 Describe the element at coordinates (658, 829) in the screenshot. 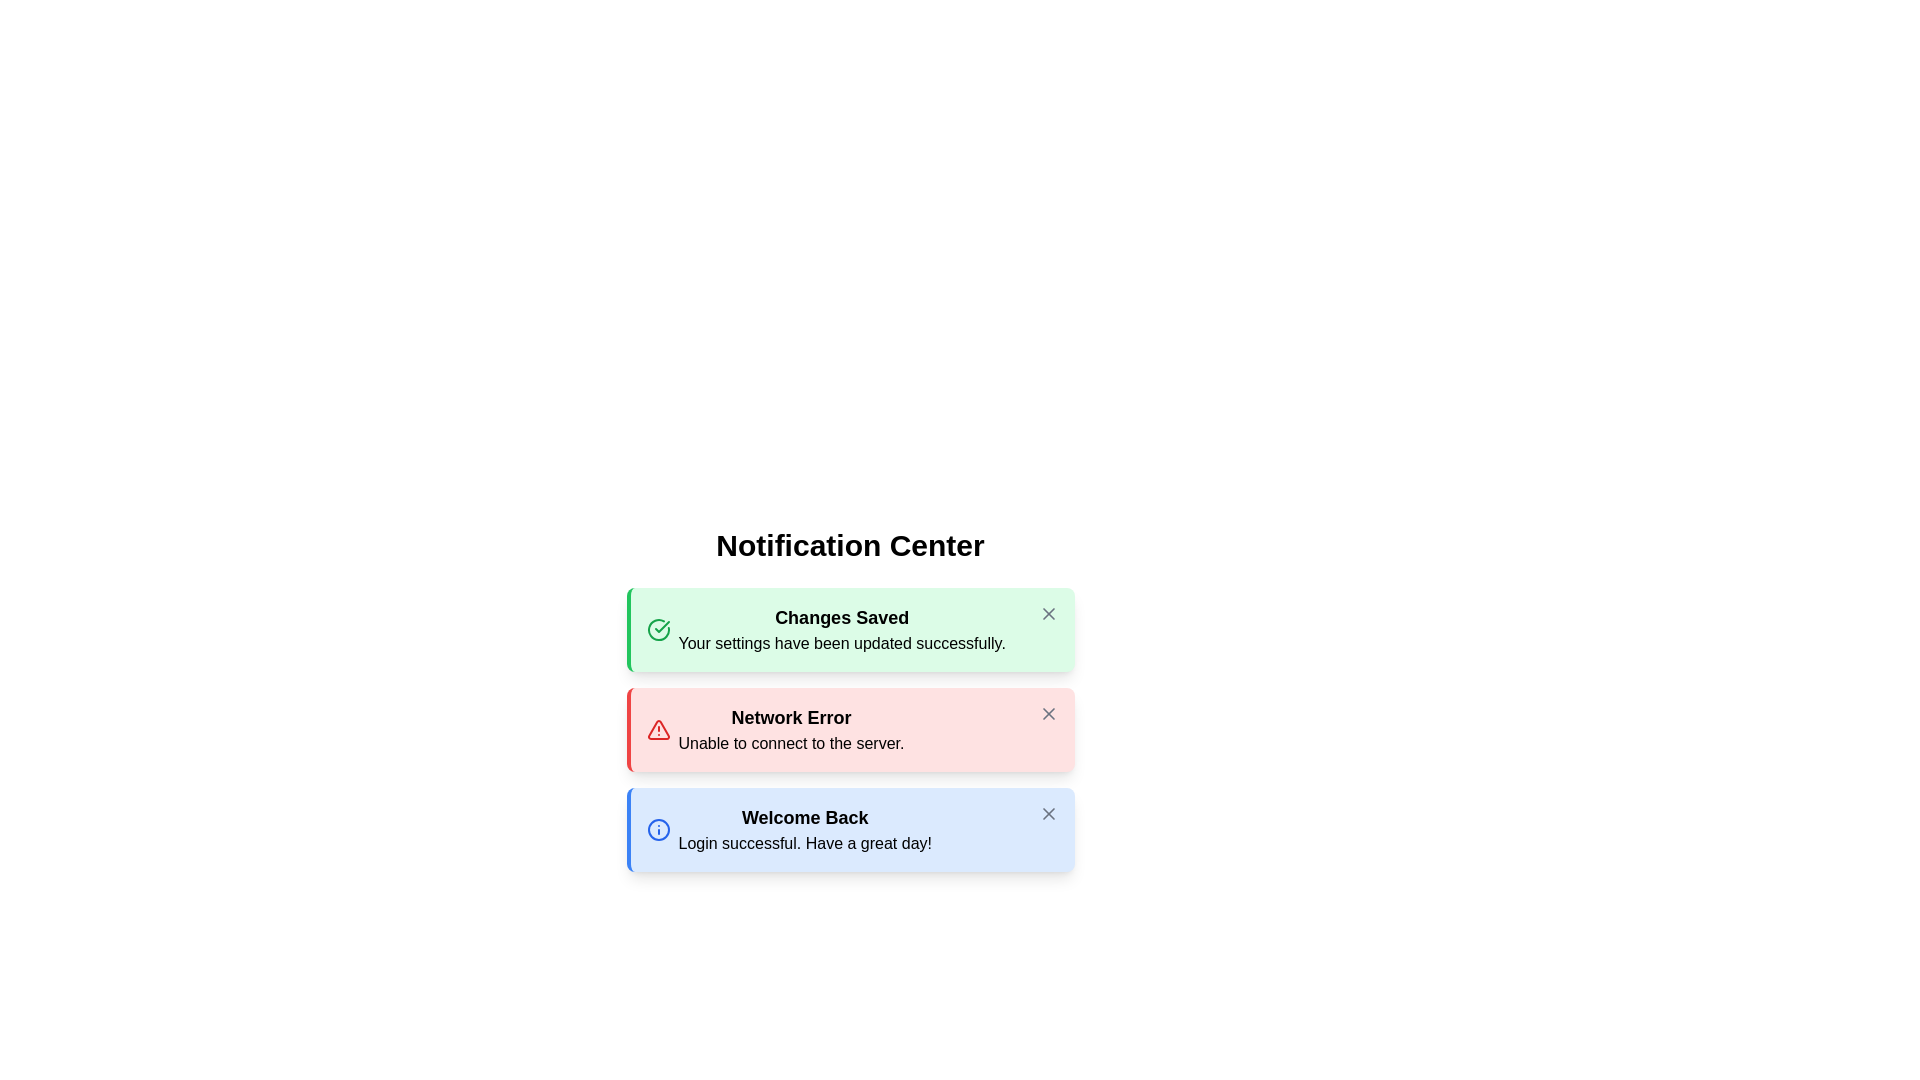

I see `the circular shape outlined in blue with a white background, located on the left side of the 'Welcome Back' notification card` at that location.